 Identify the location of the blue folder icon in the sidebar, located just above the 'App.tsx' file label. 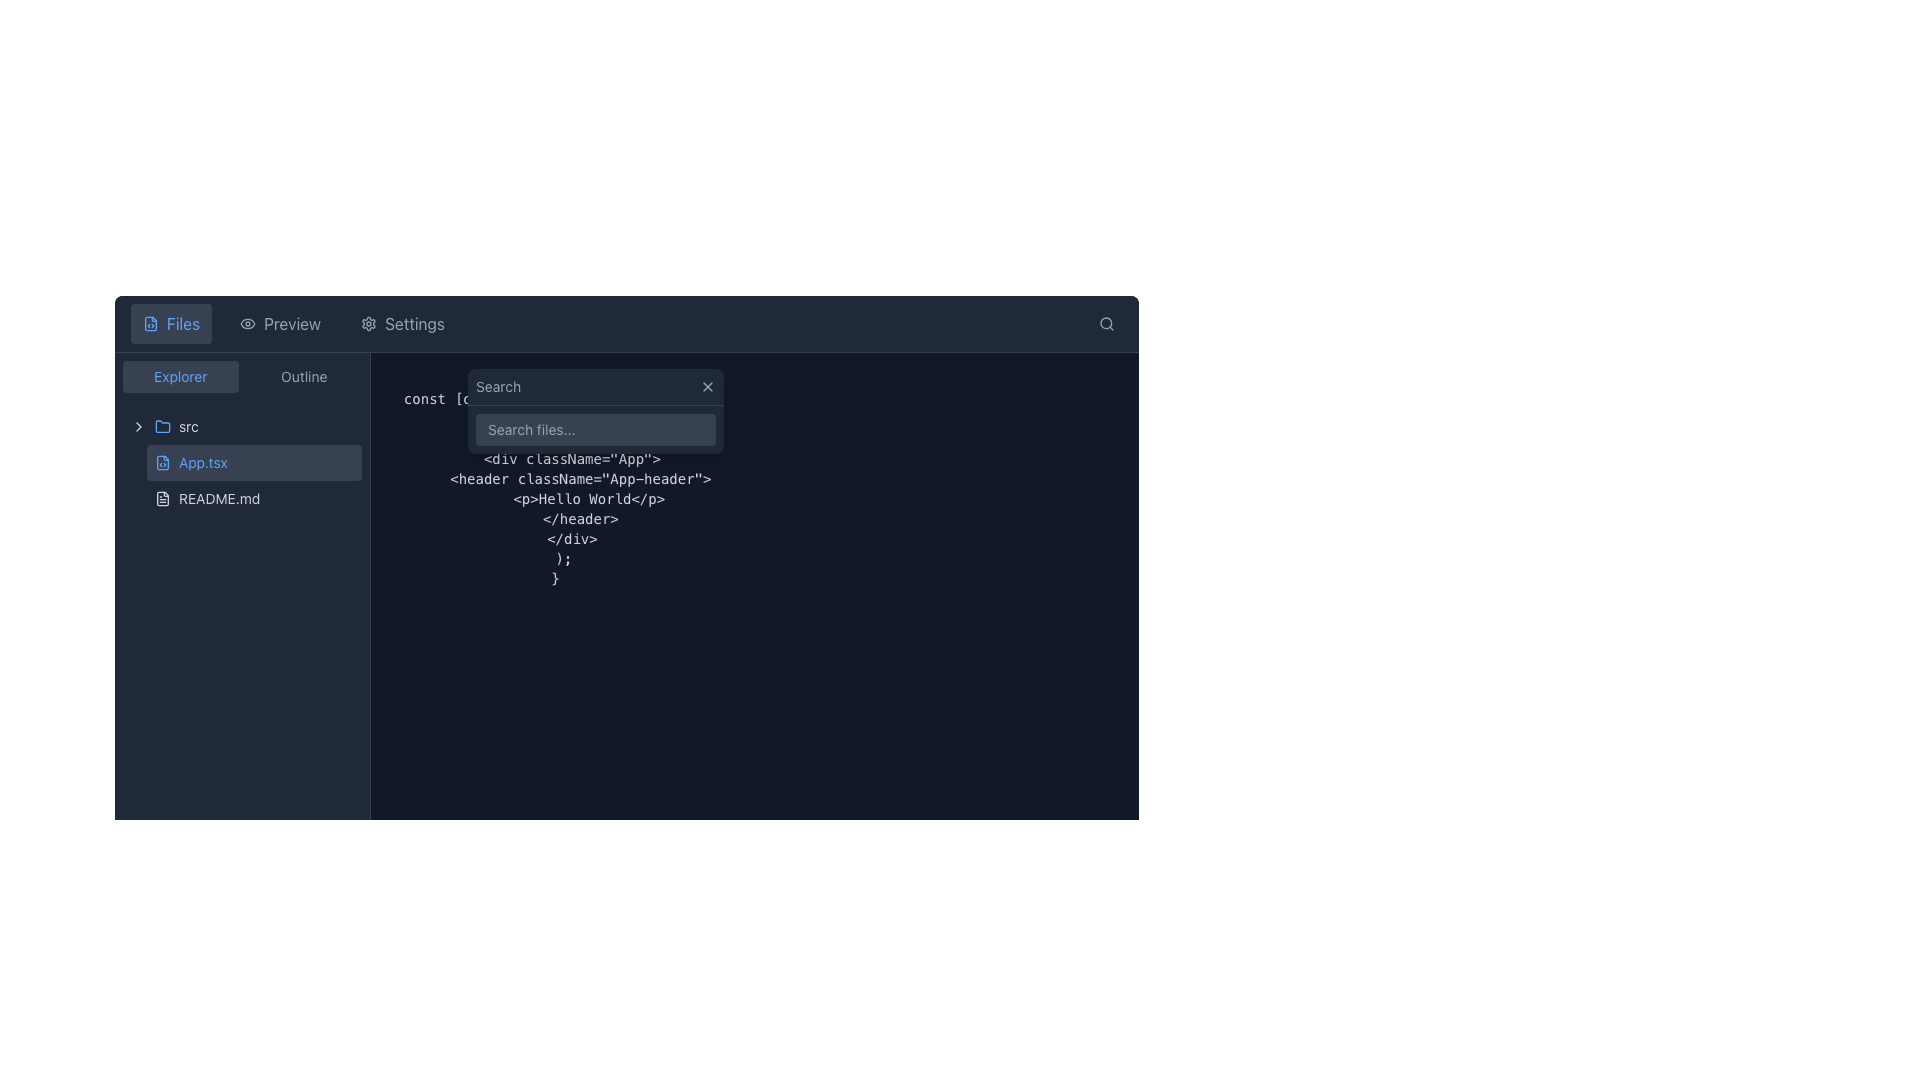
(163, 424).